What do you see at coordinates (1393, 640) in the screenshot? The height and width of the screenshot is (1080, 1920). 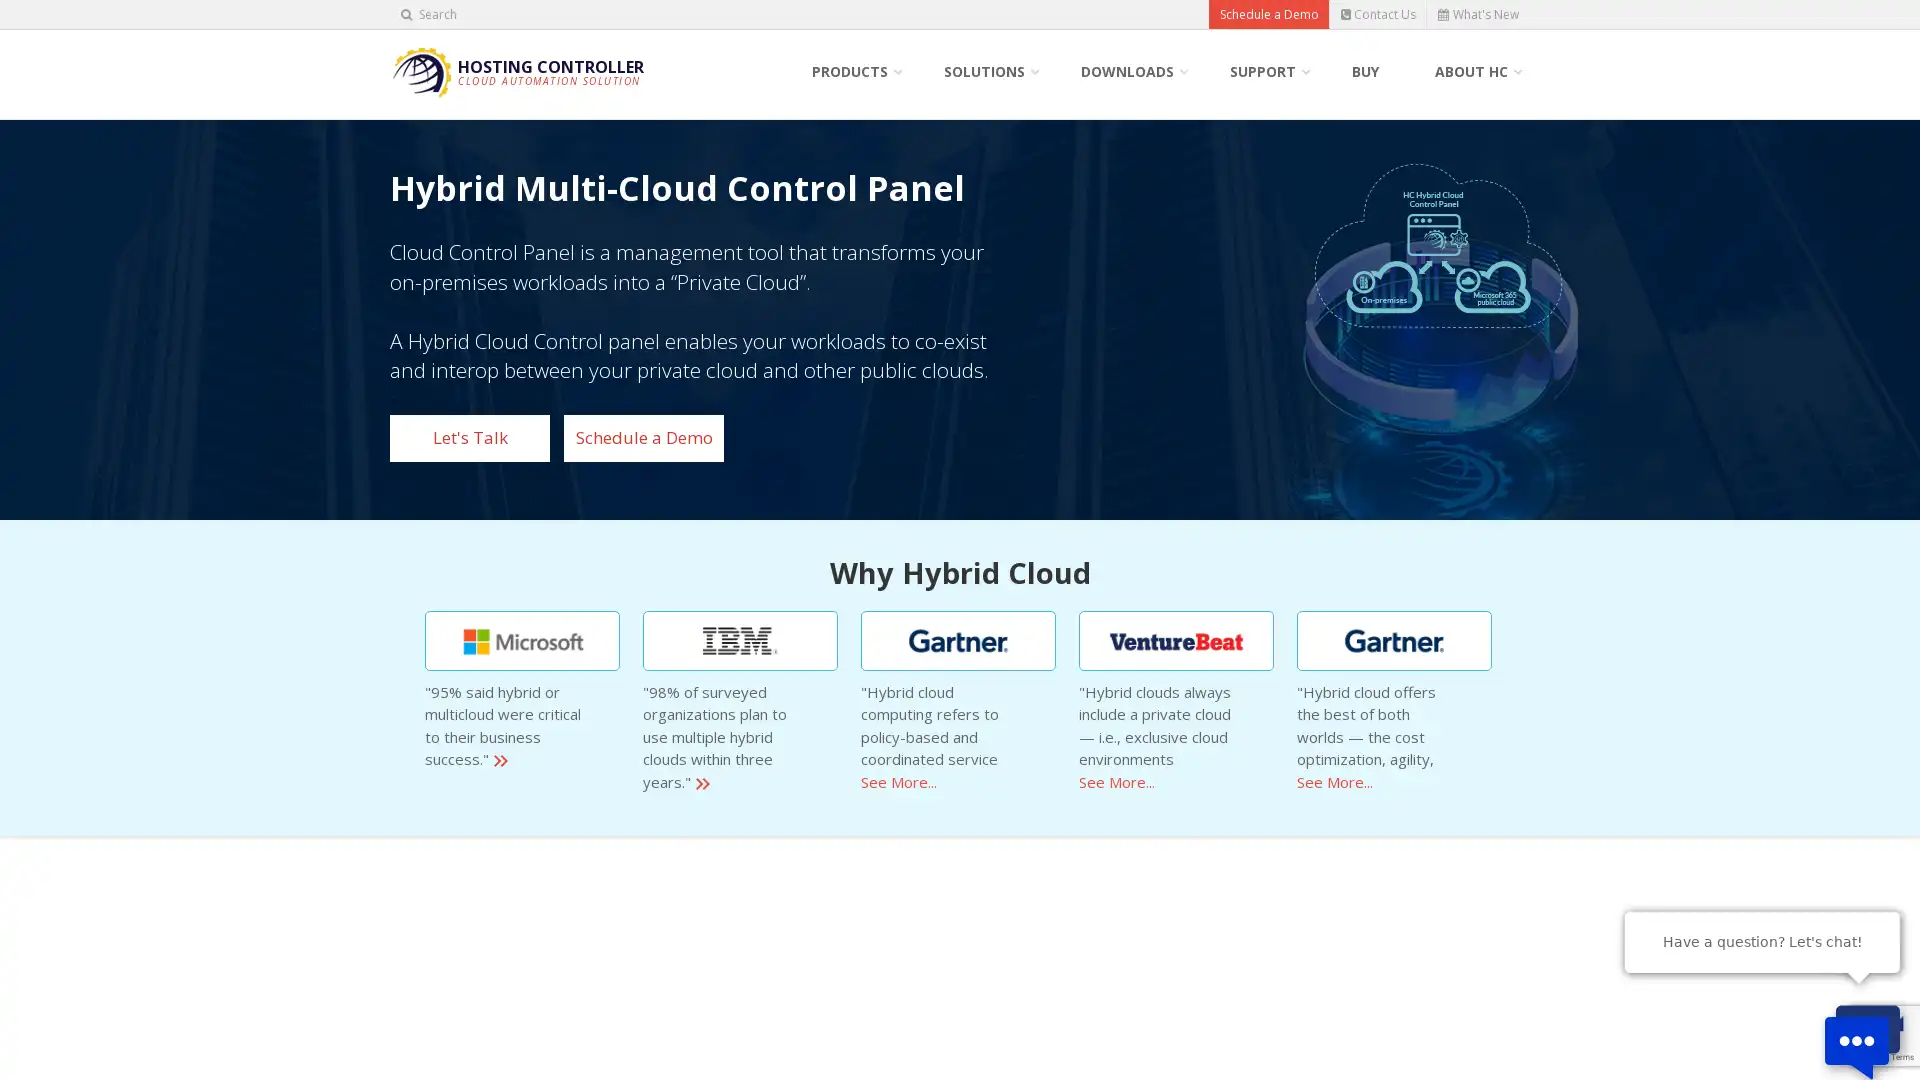 I see `Smarter With Gartner` at bounding box center [1393, 640].